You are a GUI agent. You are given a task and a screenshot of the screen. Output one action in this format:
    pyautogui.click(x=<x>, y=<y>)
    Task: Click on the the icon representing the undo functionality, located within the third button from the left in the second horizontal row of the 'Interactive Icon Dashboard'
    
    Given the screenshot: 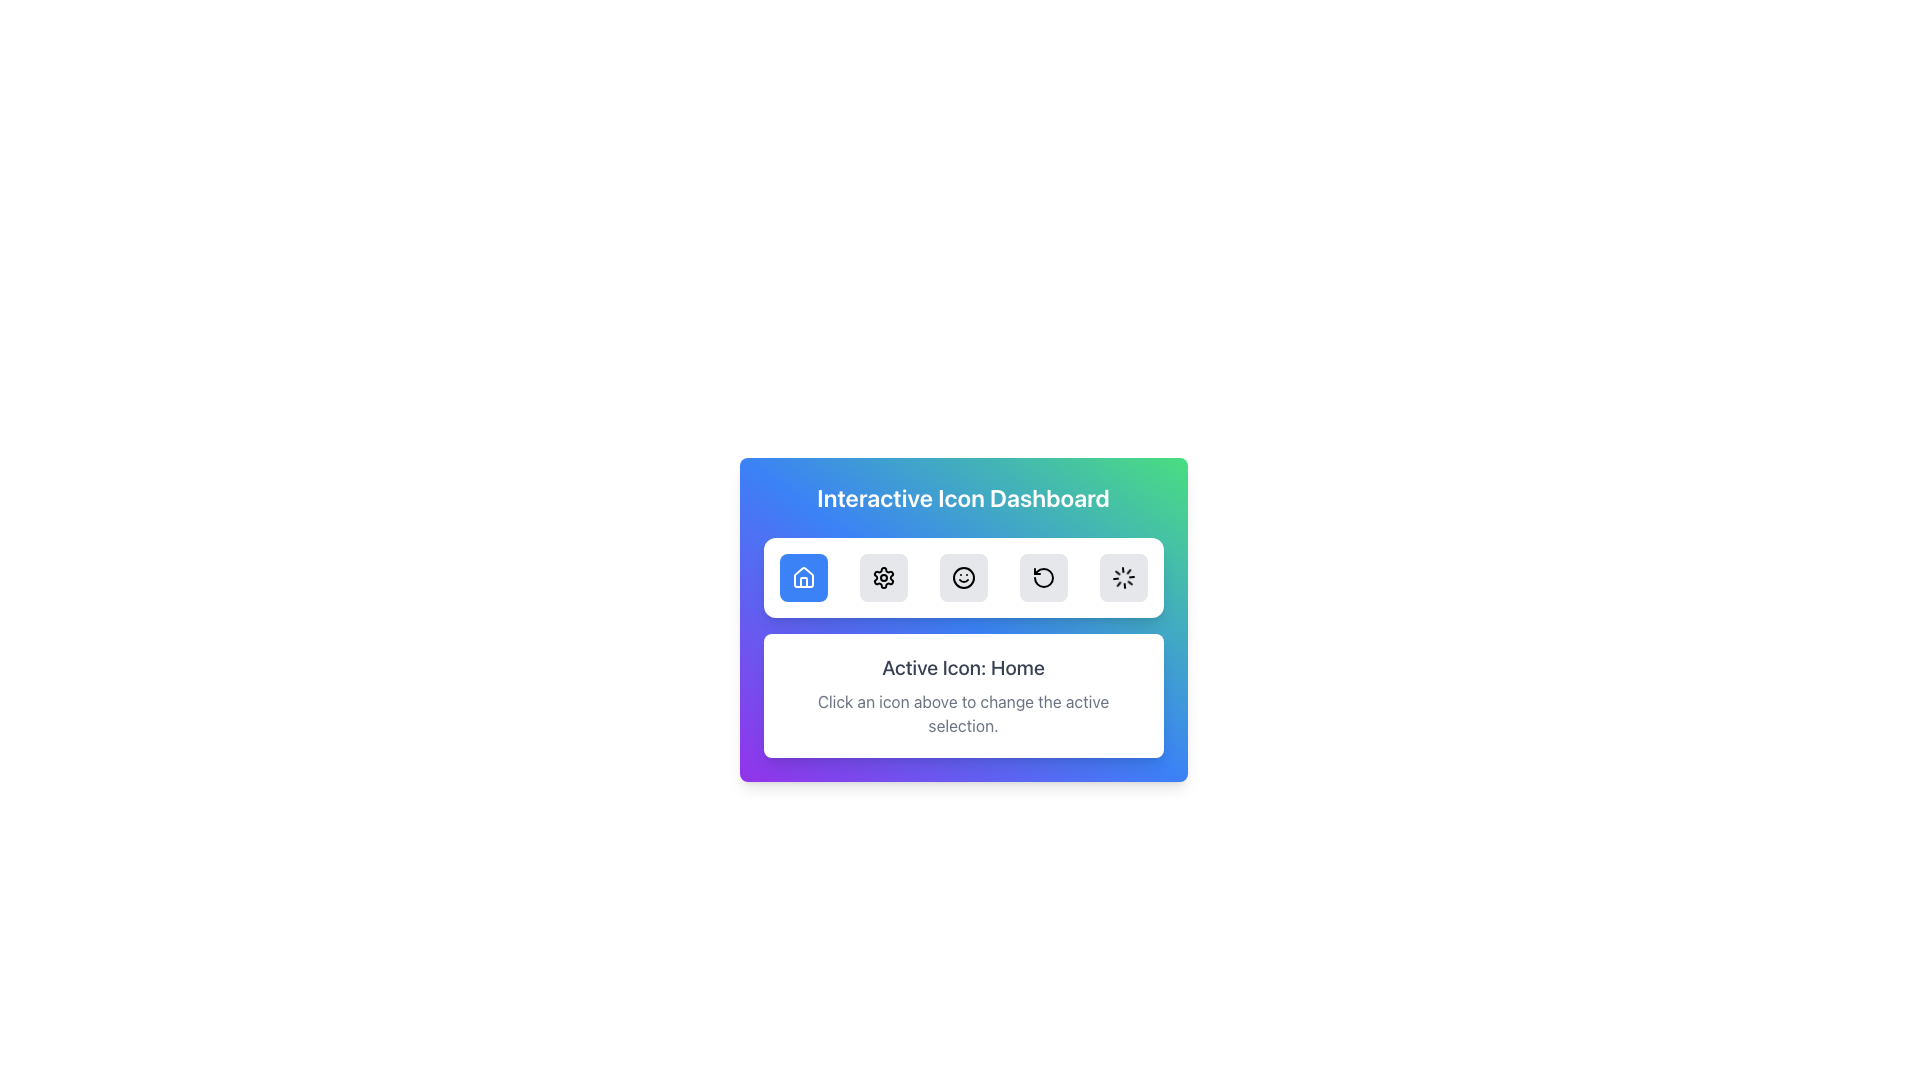 What is the action you would take?
    pyautogui.click(x=1042, y=578)
    